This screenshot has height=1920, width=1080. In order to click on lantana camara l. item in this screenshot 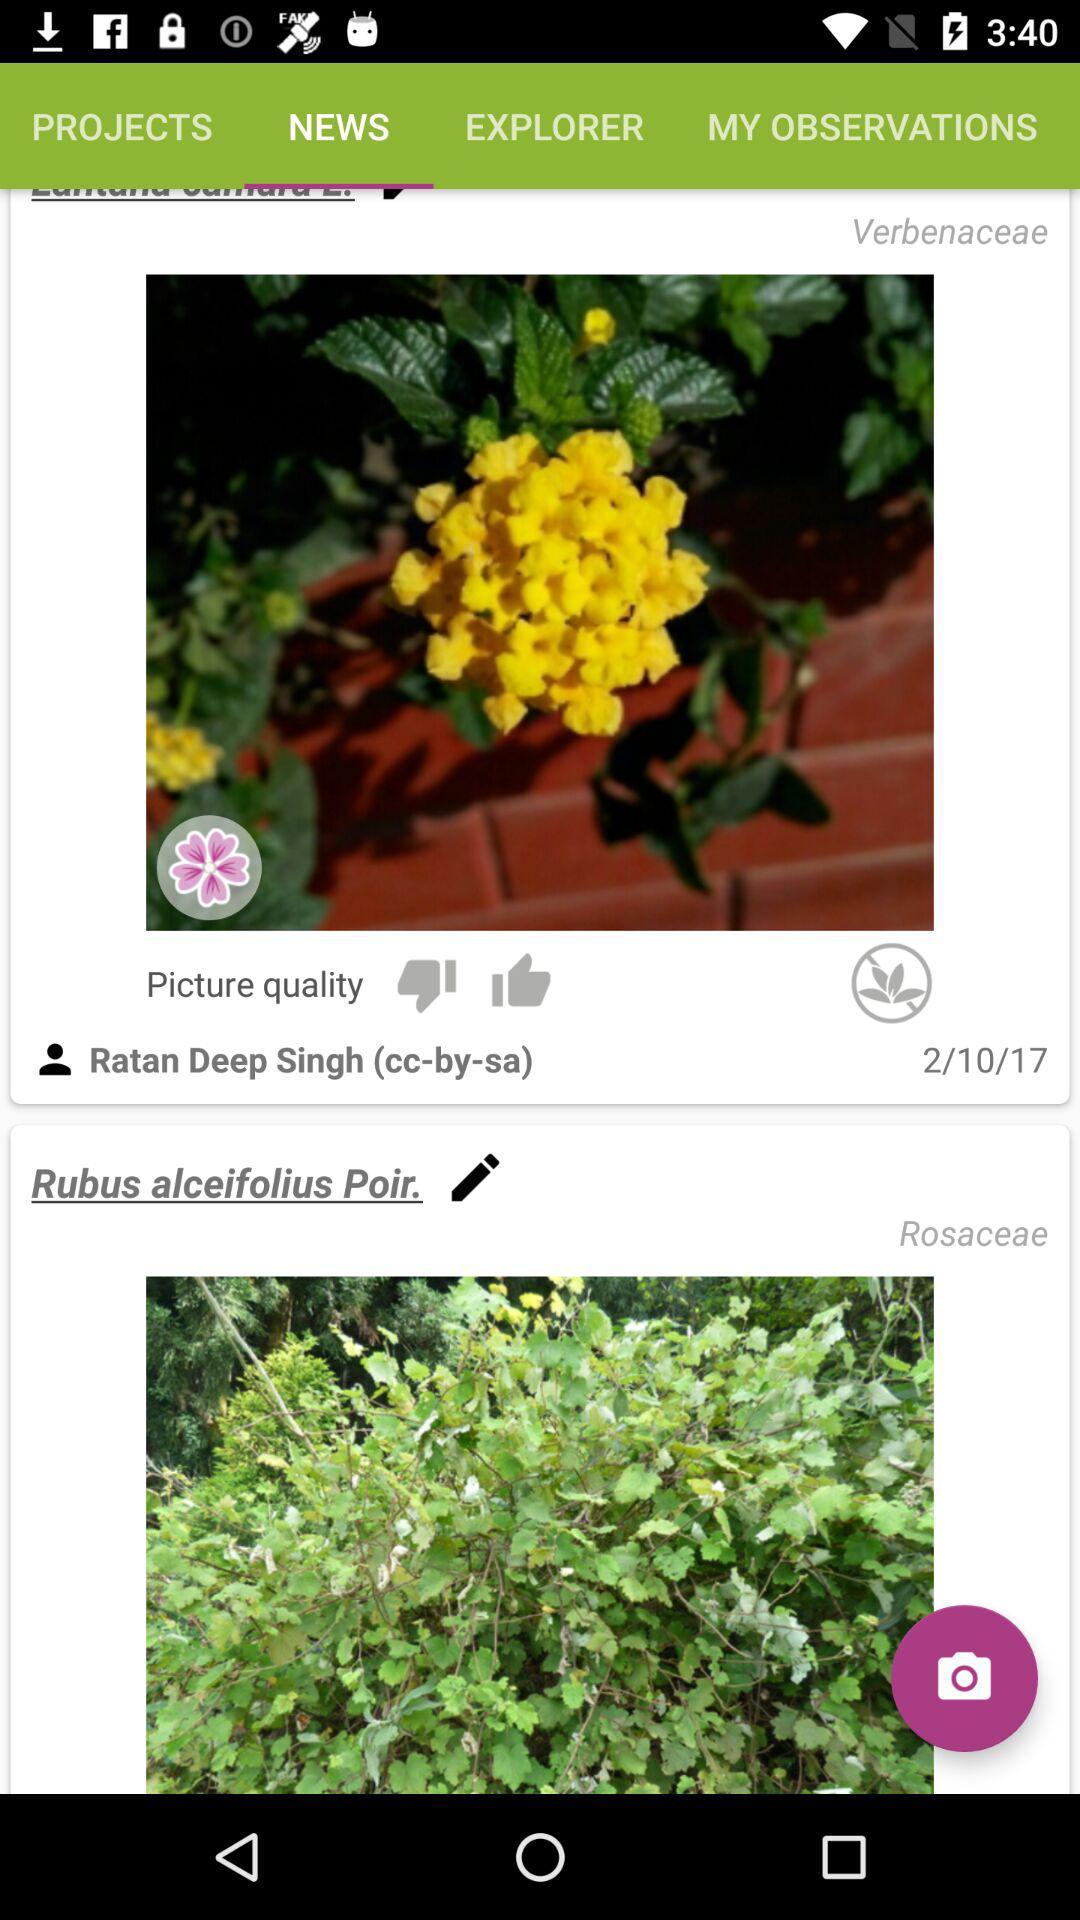, I will do `click(193, 197)`.